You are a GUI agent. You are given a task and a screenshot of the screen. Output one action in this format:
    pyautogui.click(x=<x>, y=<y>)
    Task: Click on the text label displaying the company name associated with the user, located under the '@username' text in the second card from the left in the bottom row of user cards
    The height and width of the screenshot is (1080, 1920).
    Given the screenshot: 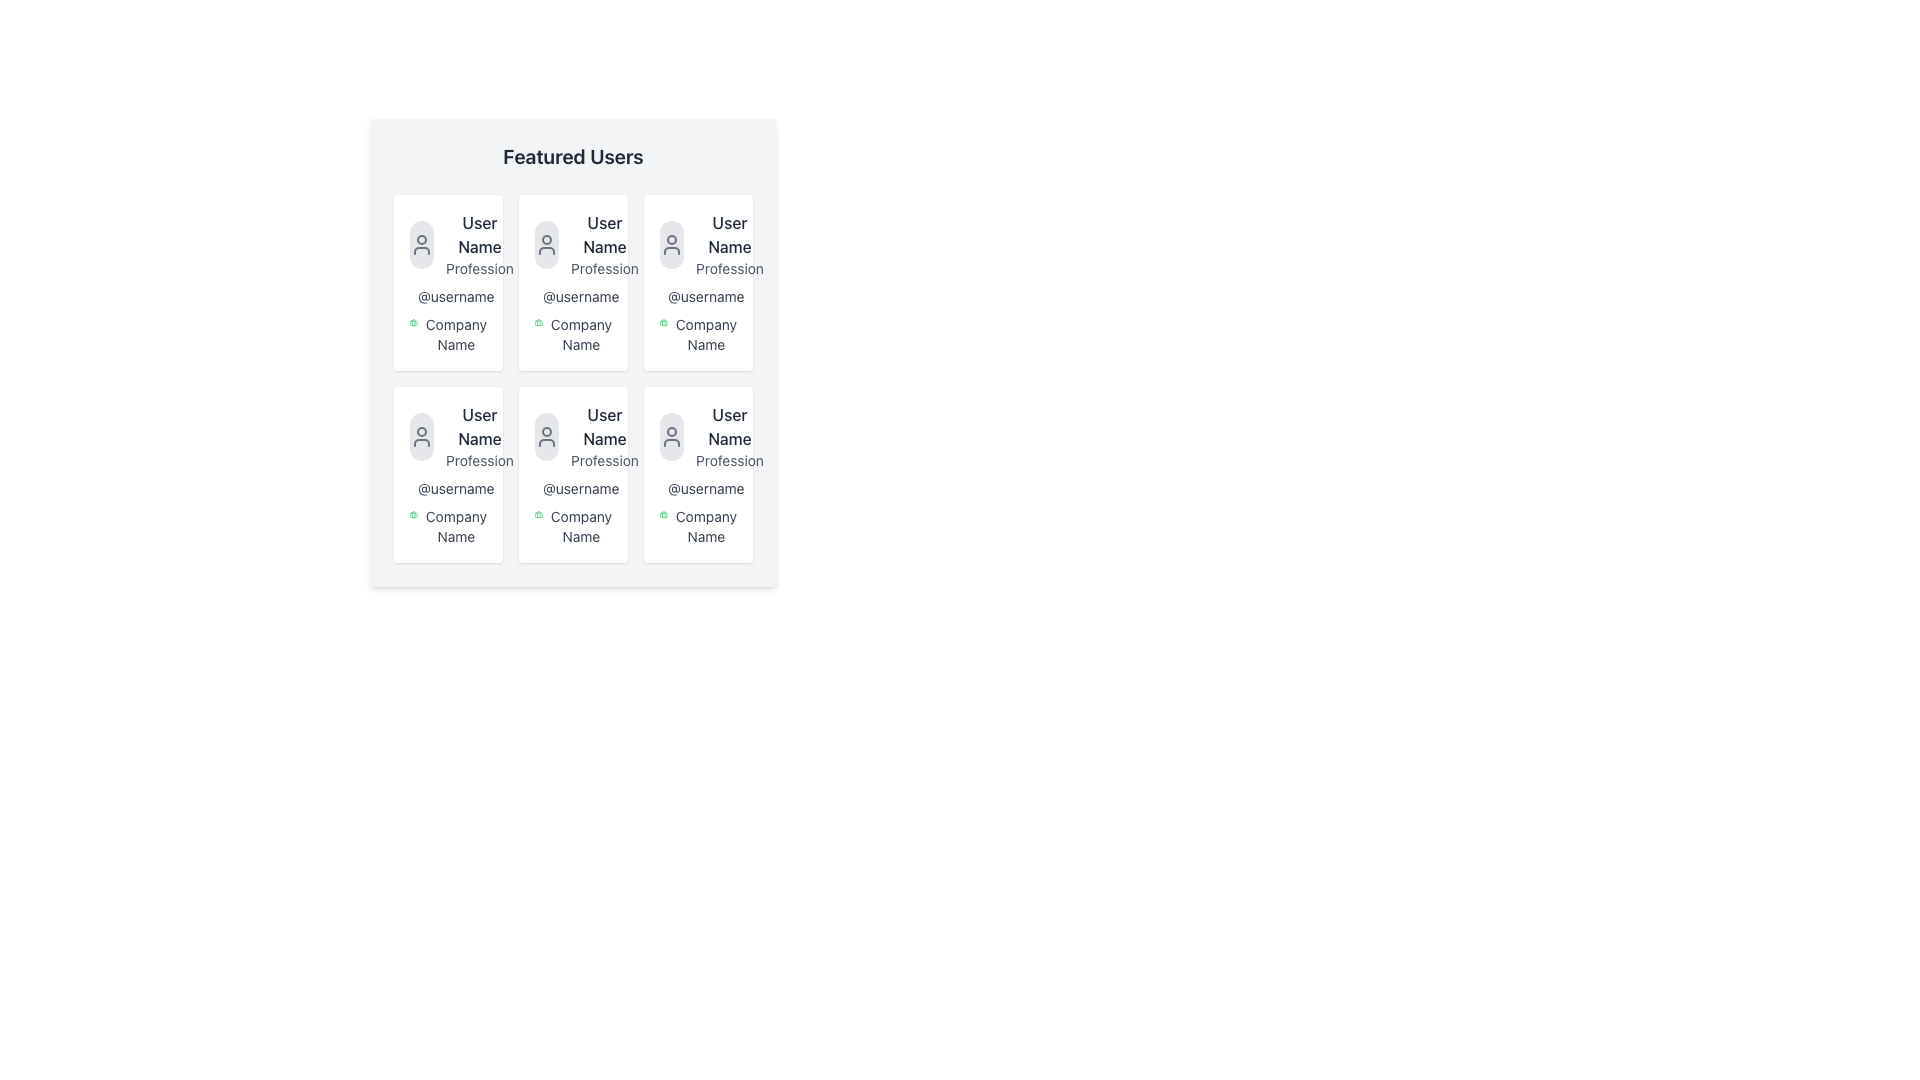 What is the action you would take?
    pyautogui.click(x=447, y=526)
    